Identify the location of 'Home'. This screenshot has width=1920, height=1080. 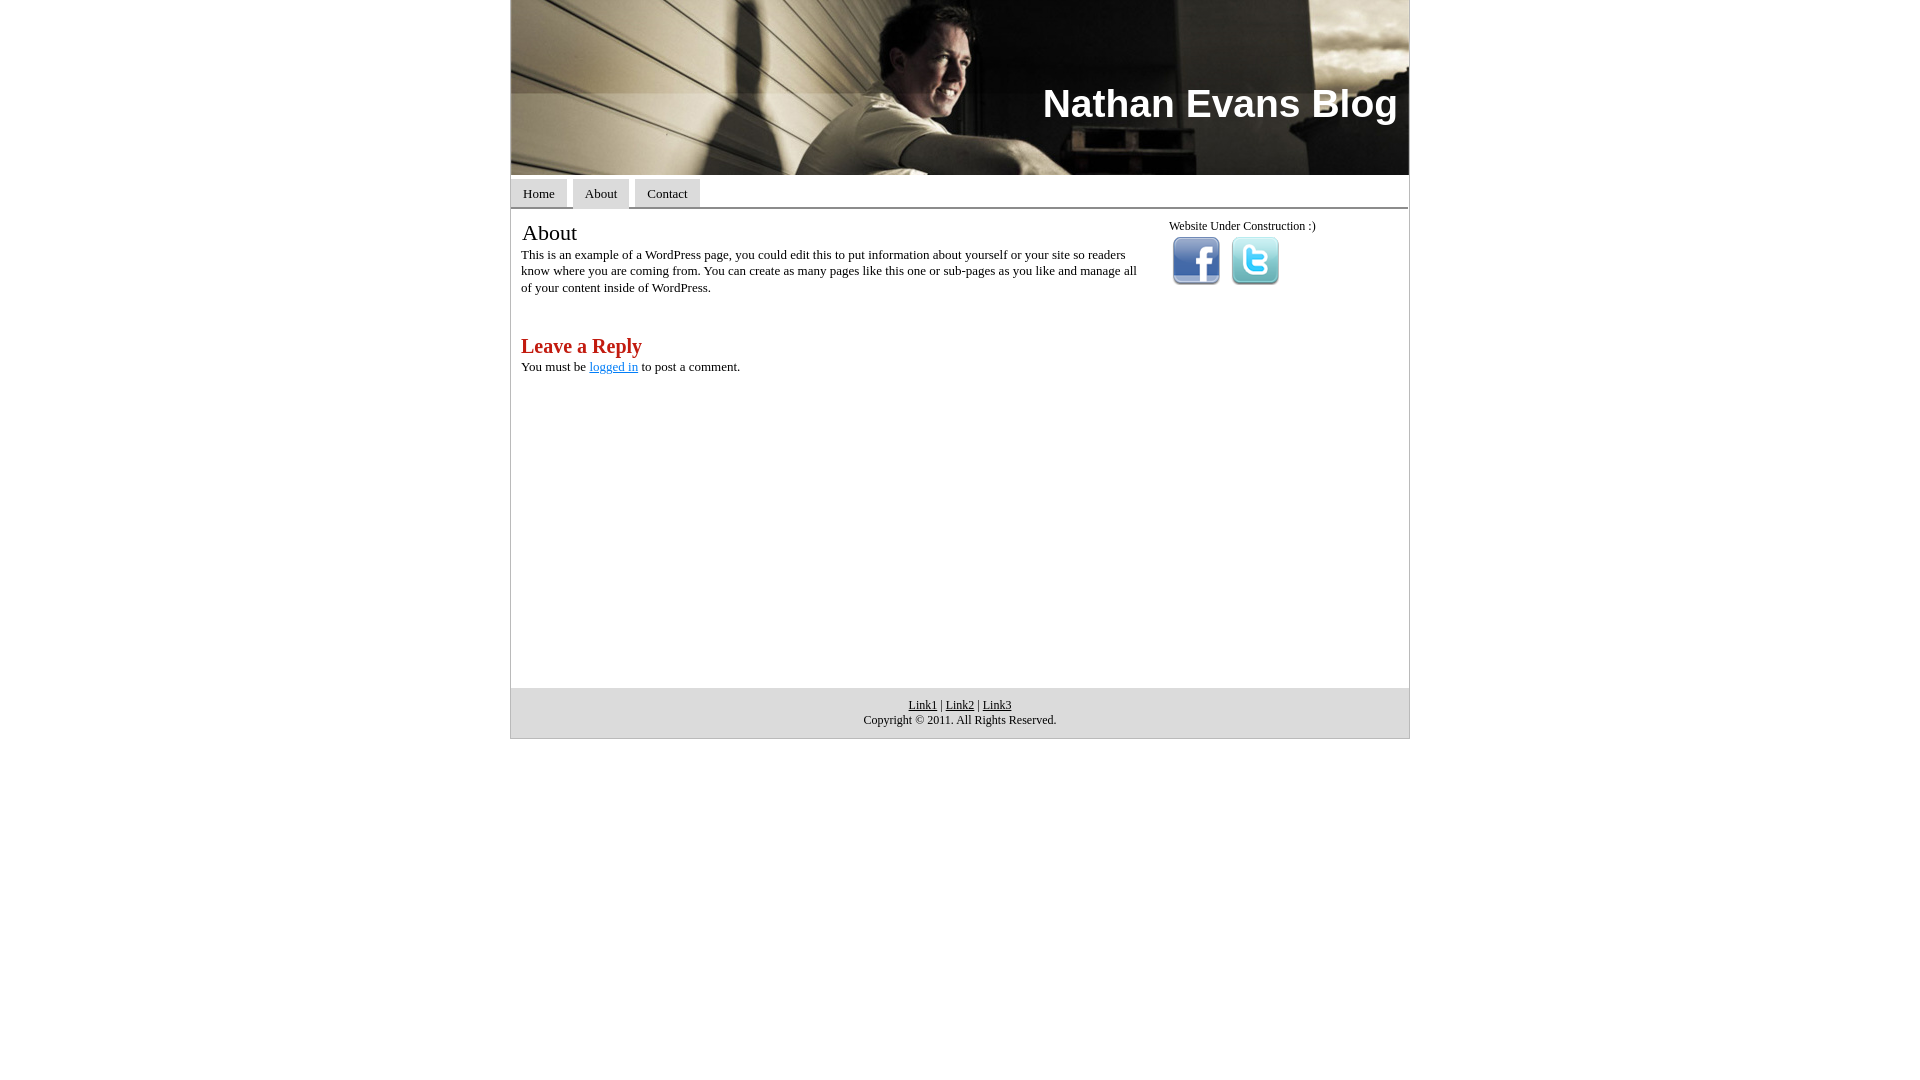
(538, 193).